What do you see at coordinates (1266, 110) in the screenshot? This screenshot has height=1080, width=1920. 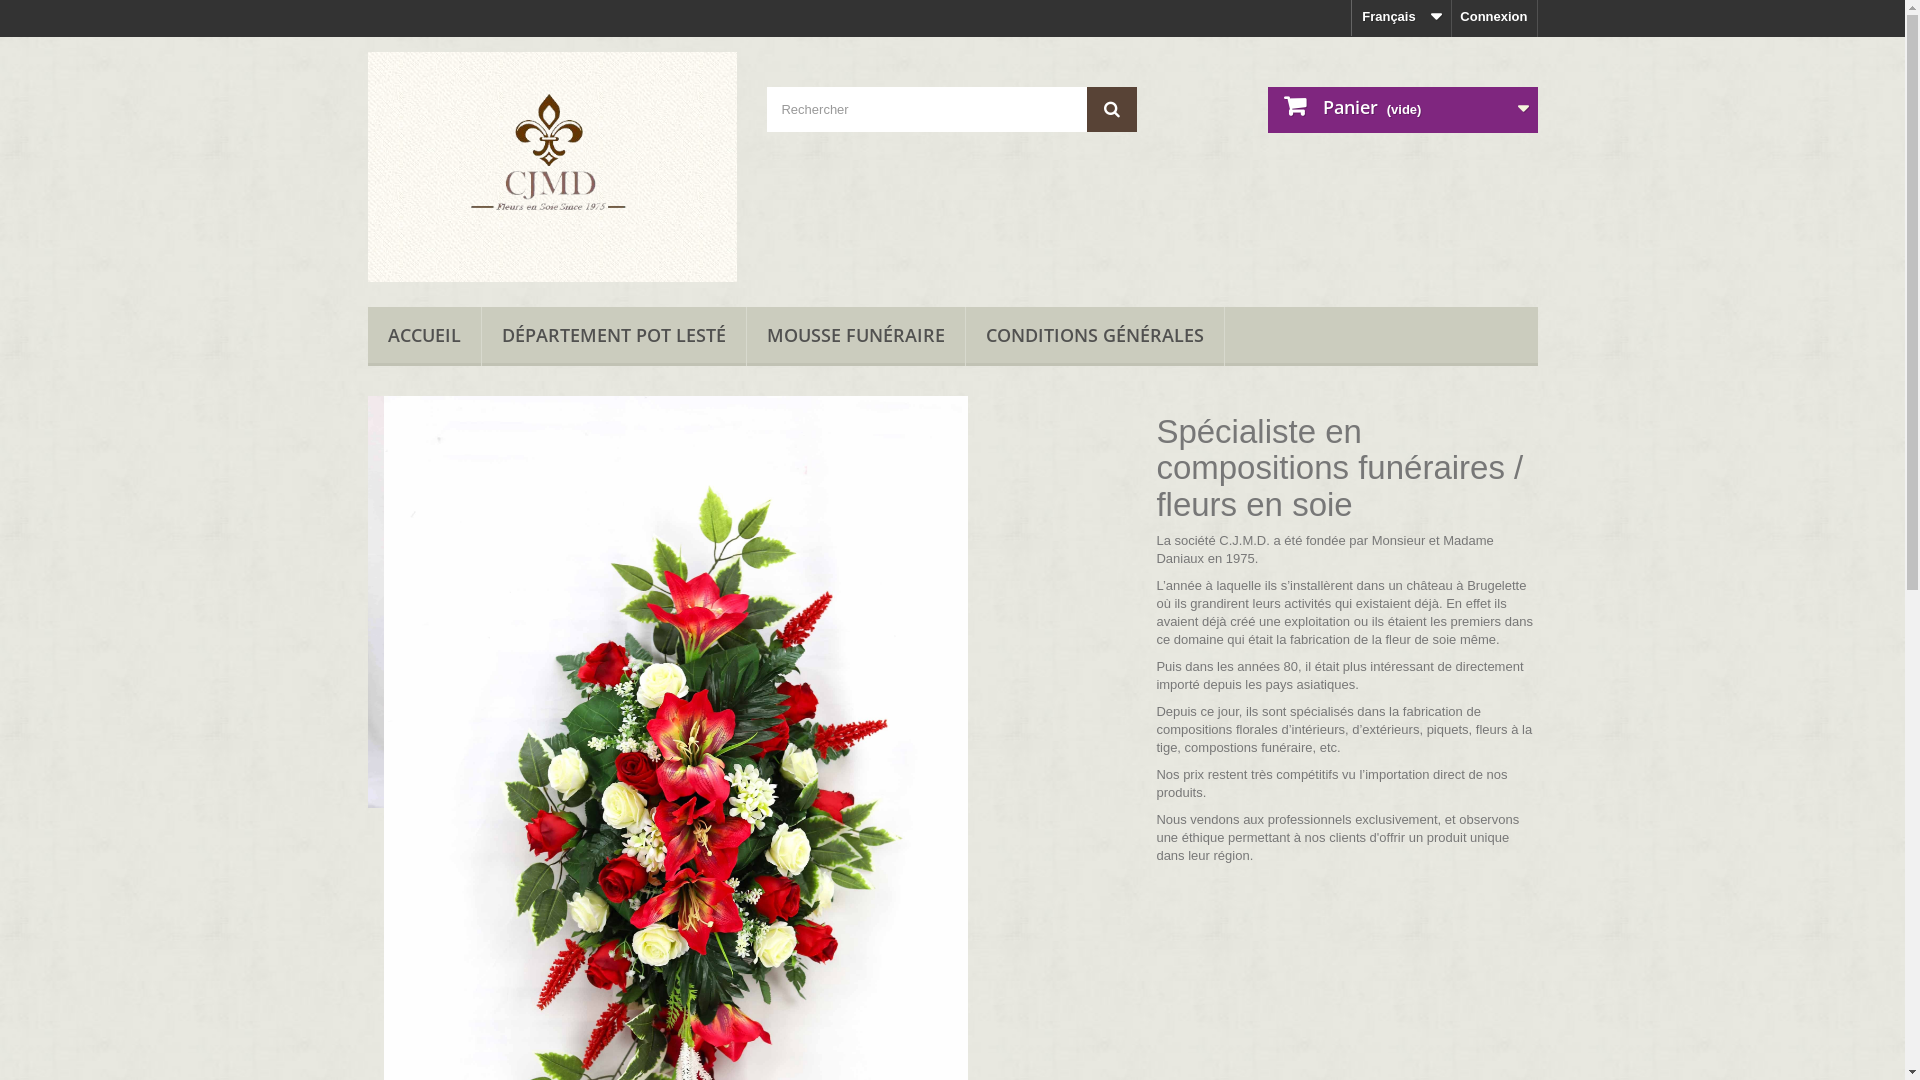 I see `'Panier (vide)'` at bounding box center [1266, 110].